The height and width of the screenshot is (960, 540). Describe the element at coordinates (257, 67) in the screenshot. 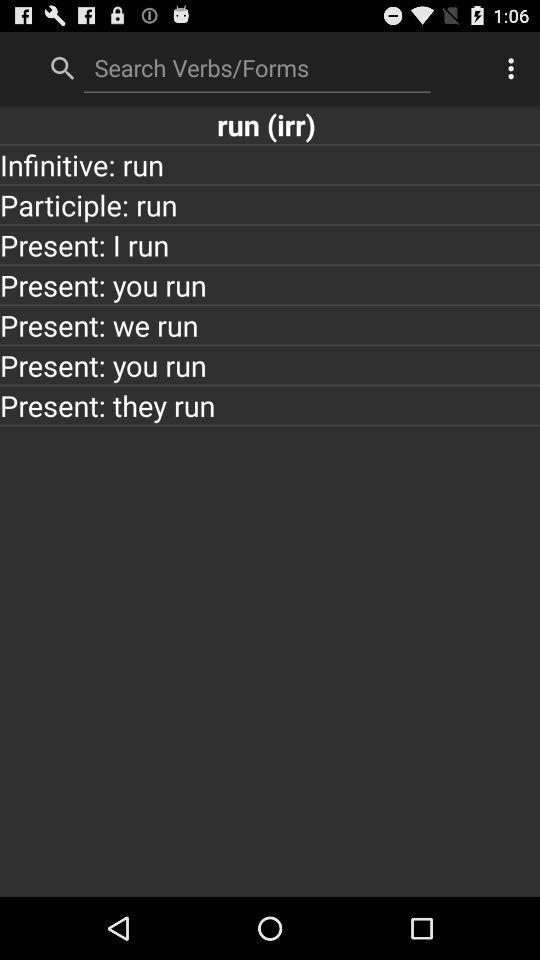

I see `search` at that location.